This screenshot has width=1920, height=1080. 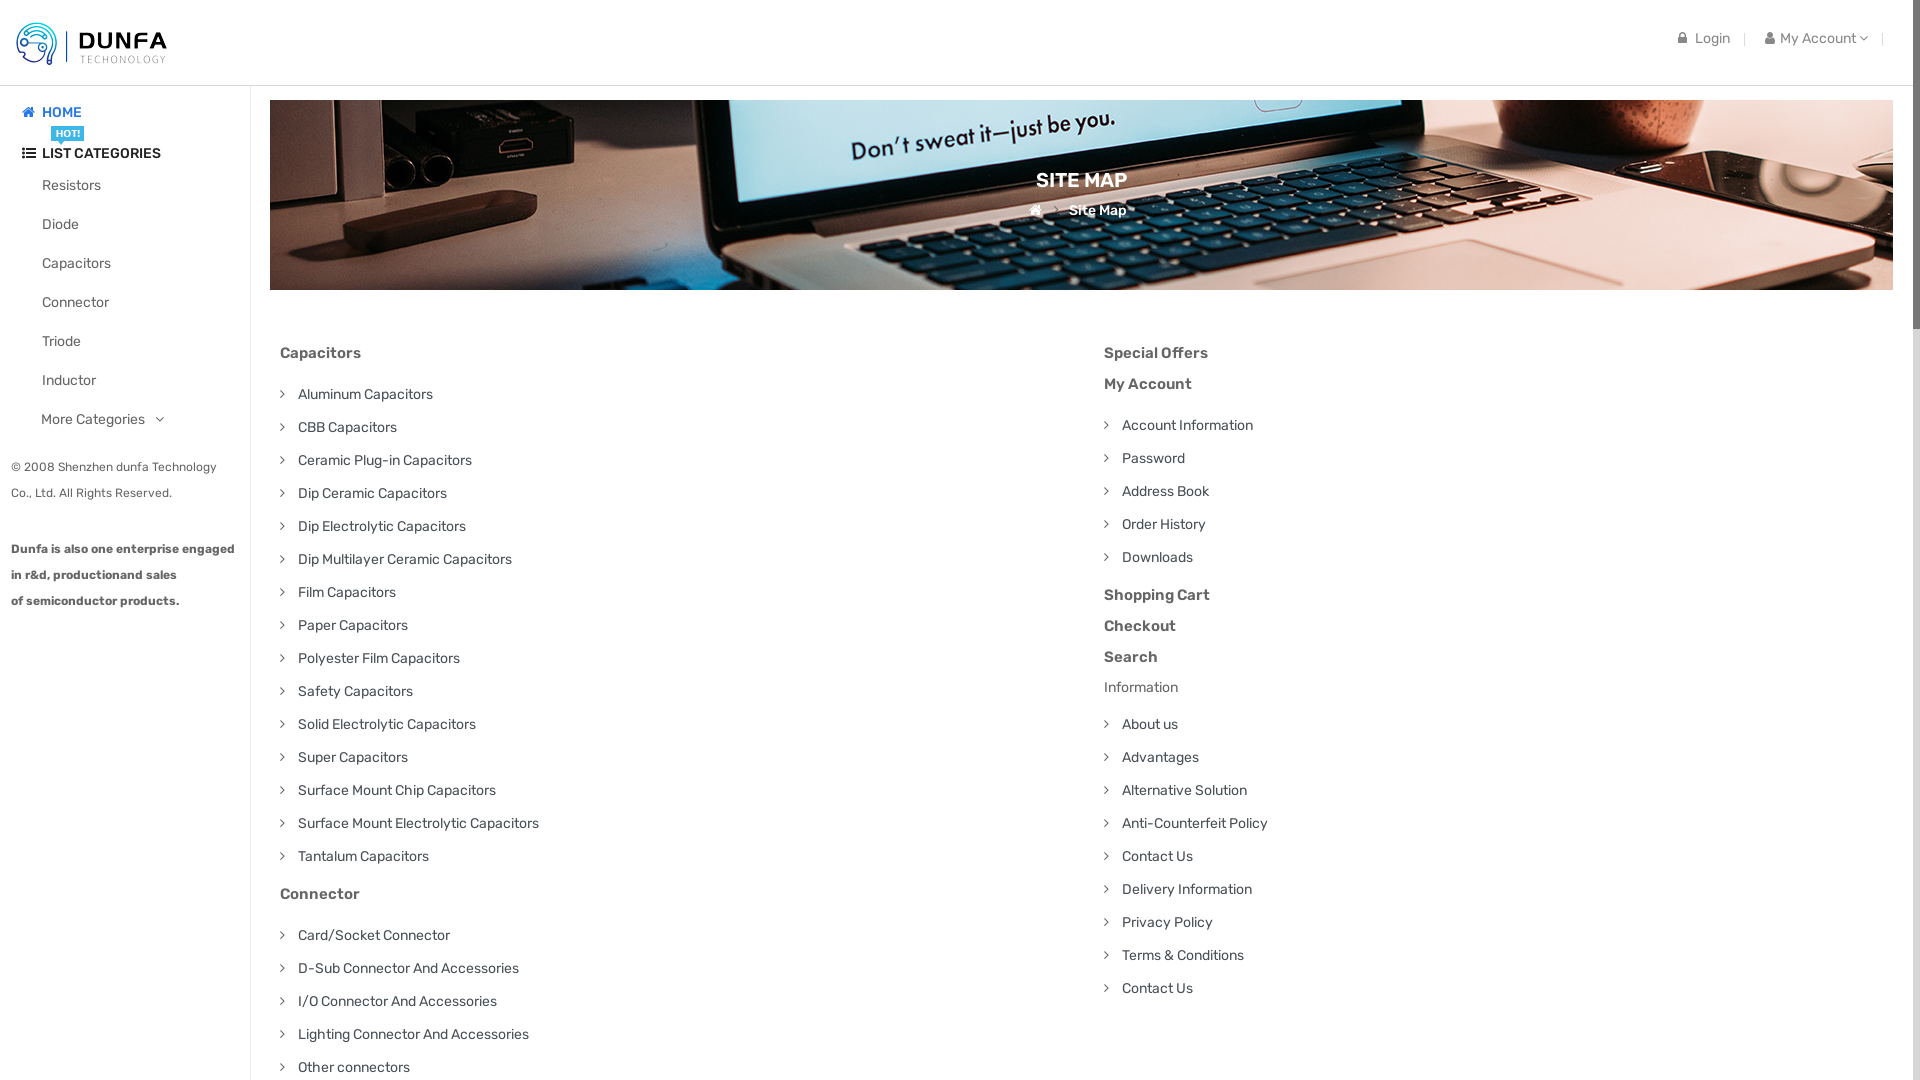 What do you see at coordinates (1122, 724) in the screenshot?
I see `'About us'` at bounding box center [1122, 724].